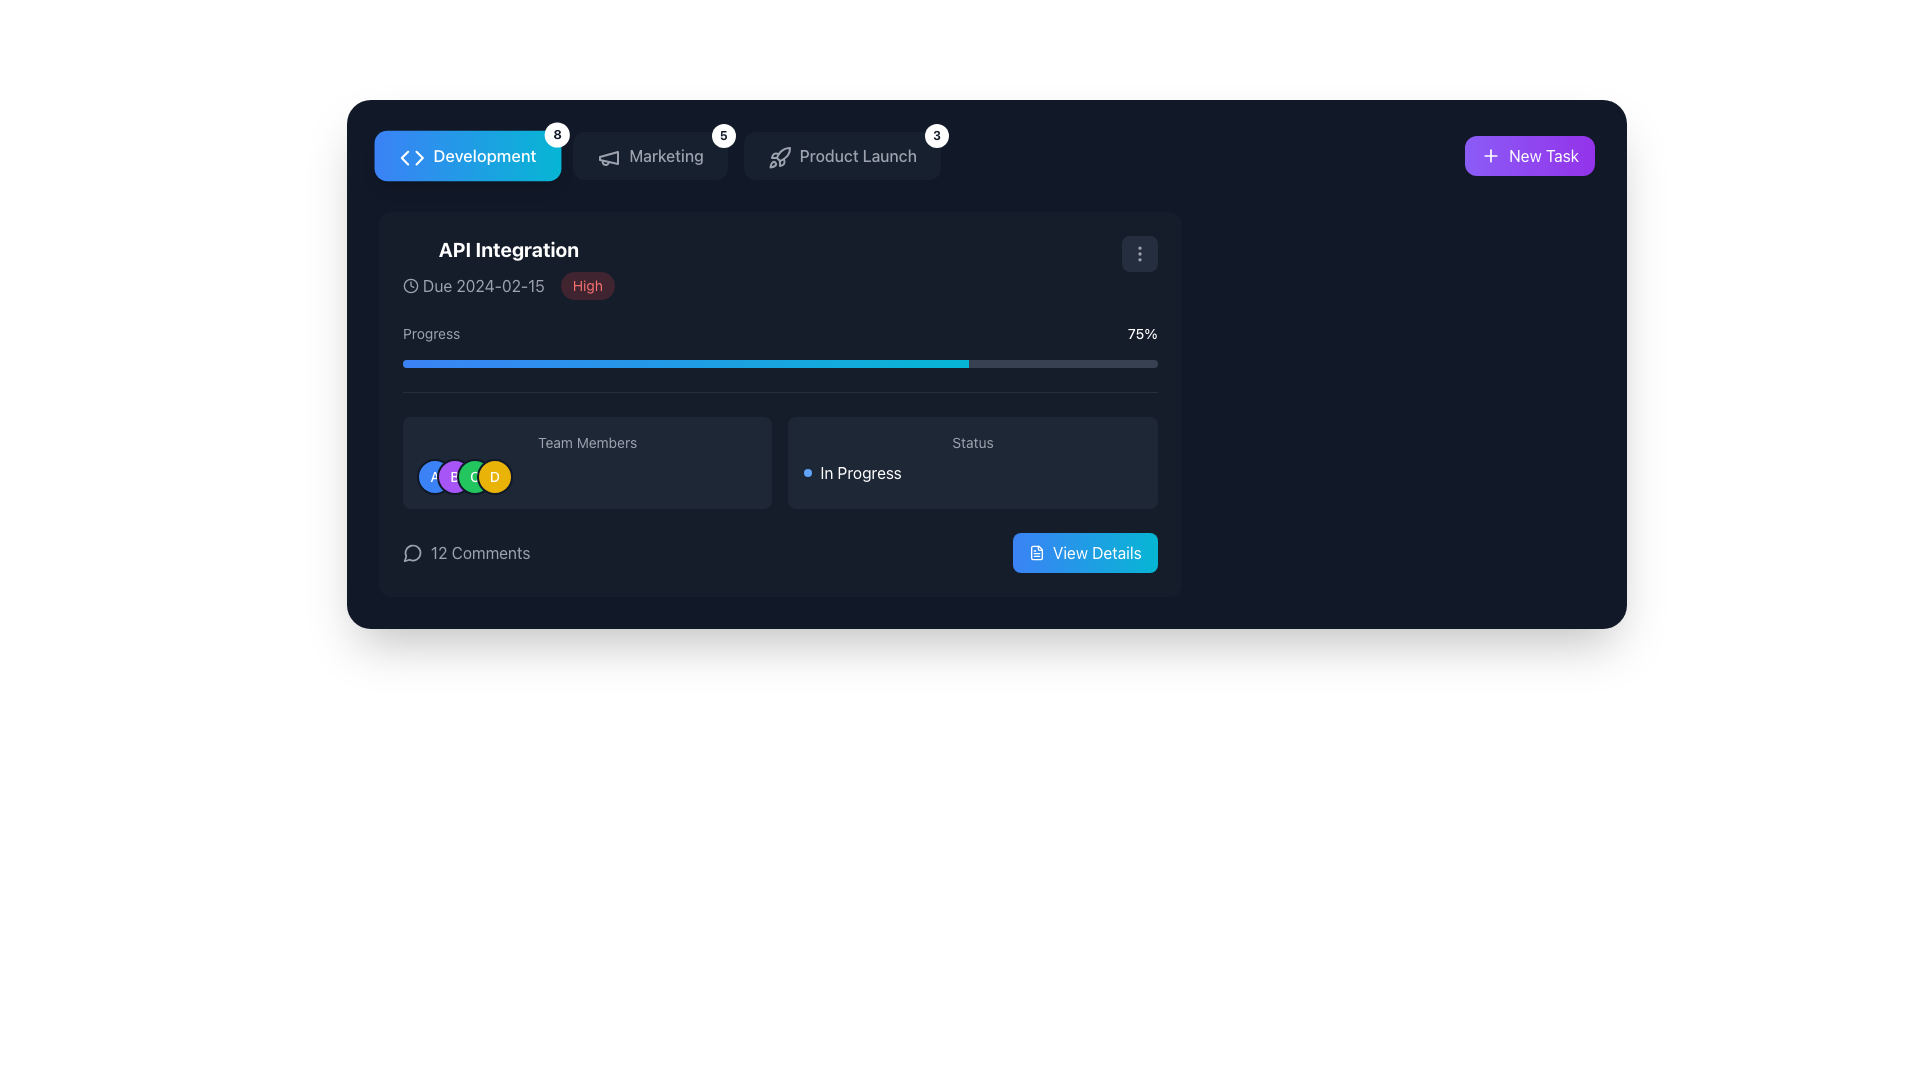  What do you see at coordinates (454, 477) in the screenshot?
I see `the circular icon with a purple background and white 'B' text, which is the second item in the 'Team Members' section of the card interface` at bounding box center [454, 477].